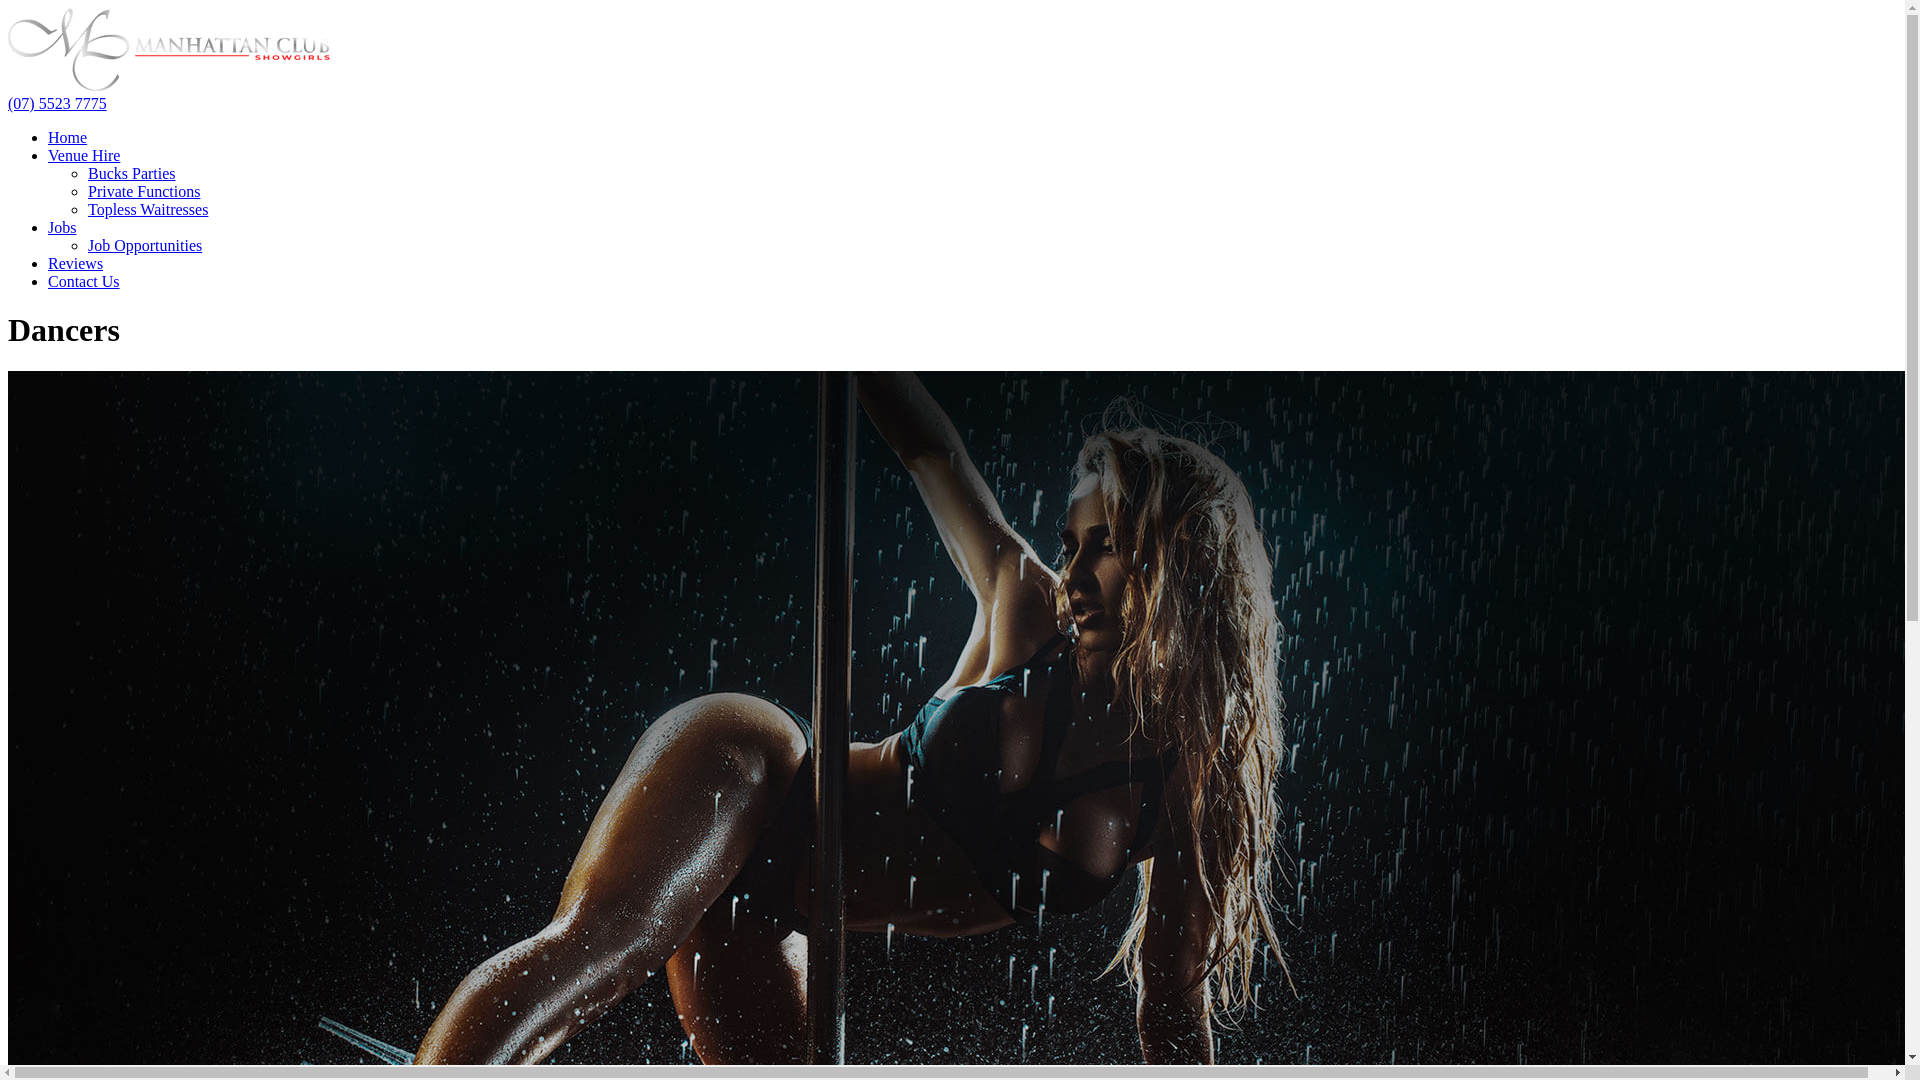  Describe the element at coordinates (8, 103) in the screenshot. I see `'(07) 5523 7775'` at that location.